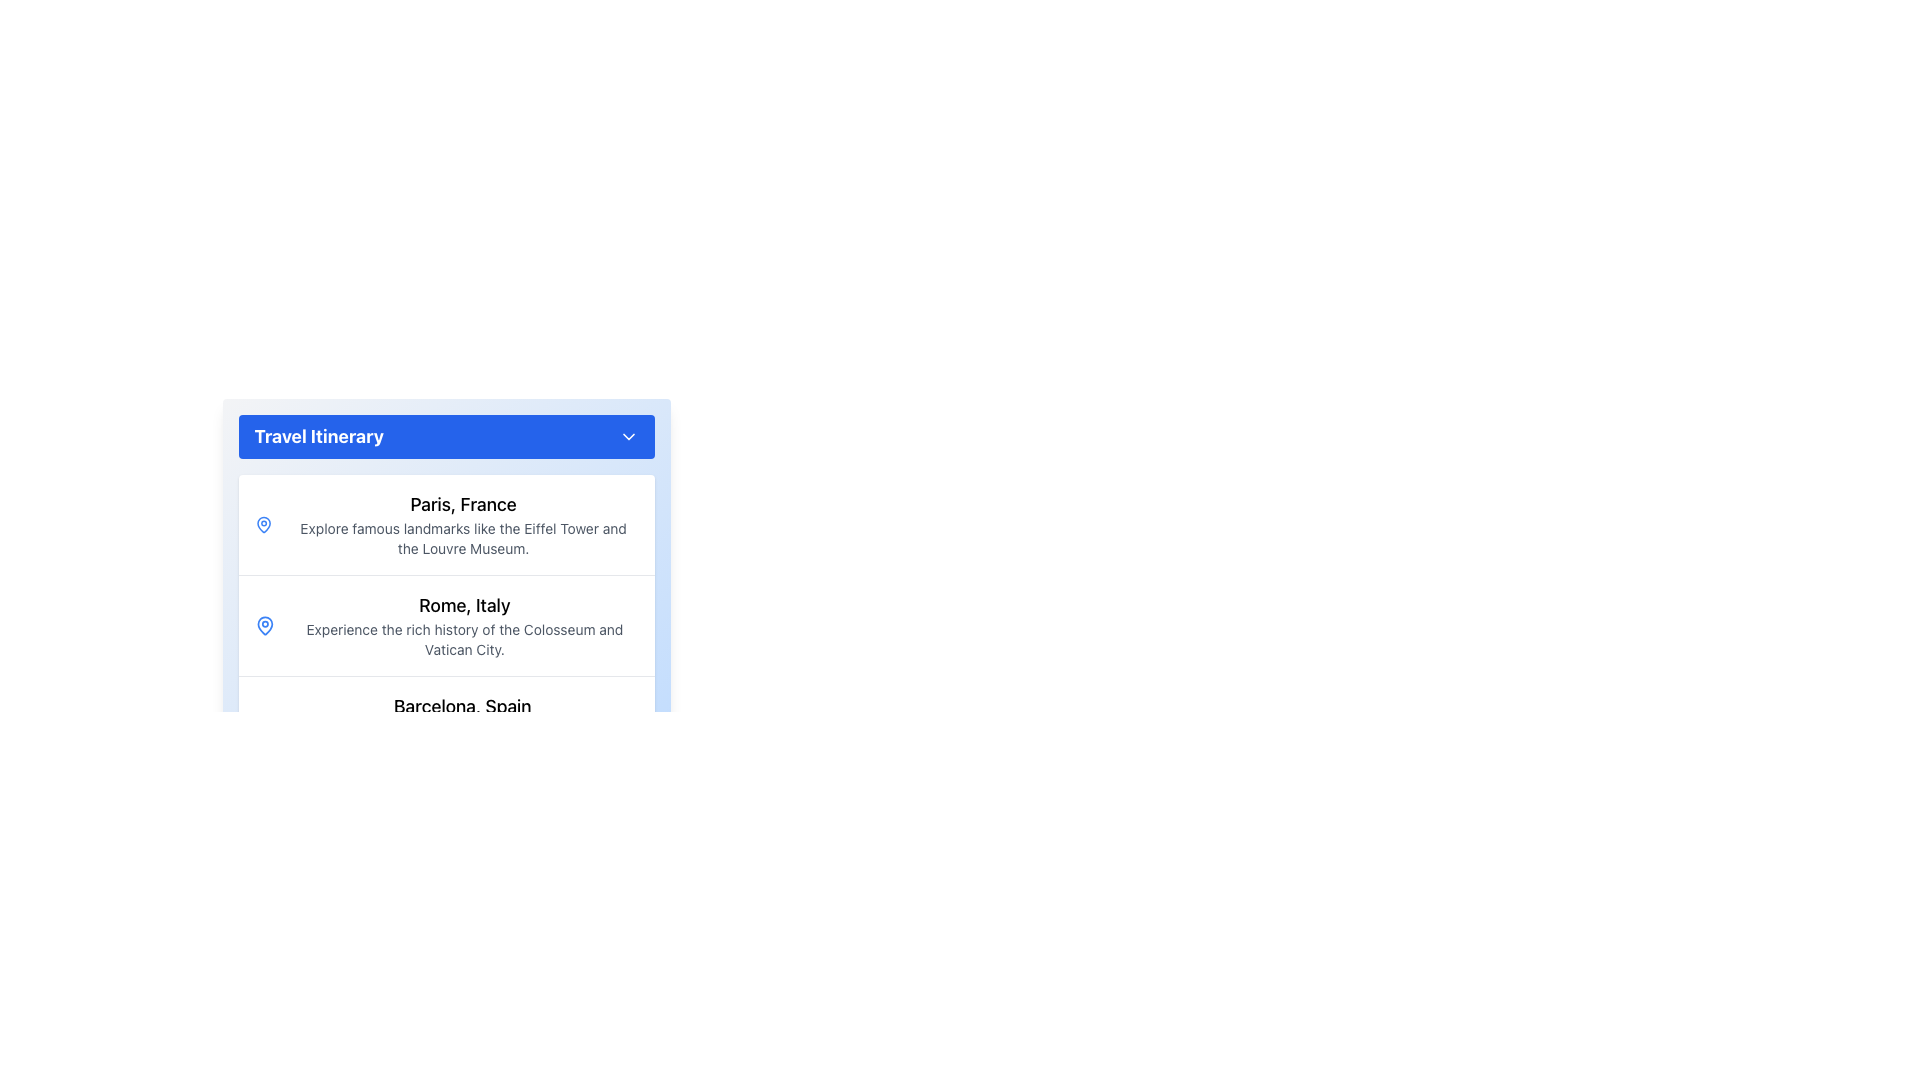 Image resolution: width=1920 pixels, height=1080 pixels. Describe the element at coordinates (627, 435) in the screenshot. I see `the icon located in the upper-right corner of the blue header section labeled 'Travel Itinerary'` at that location.